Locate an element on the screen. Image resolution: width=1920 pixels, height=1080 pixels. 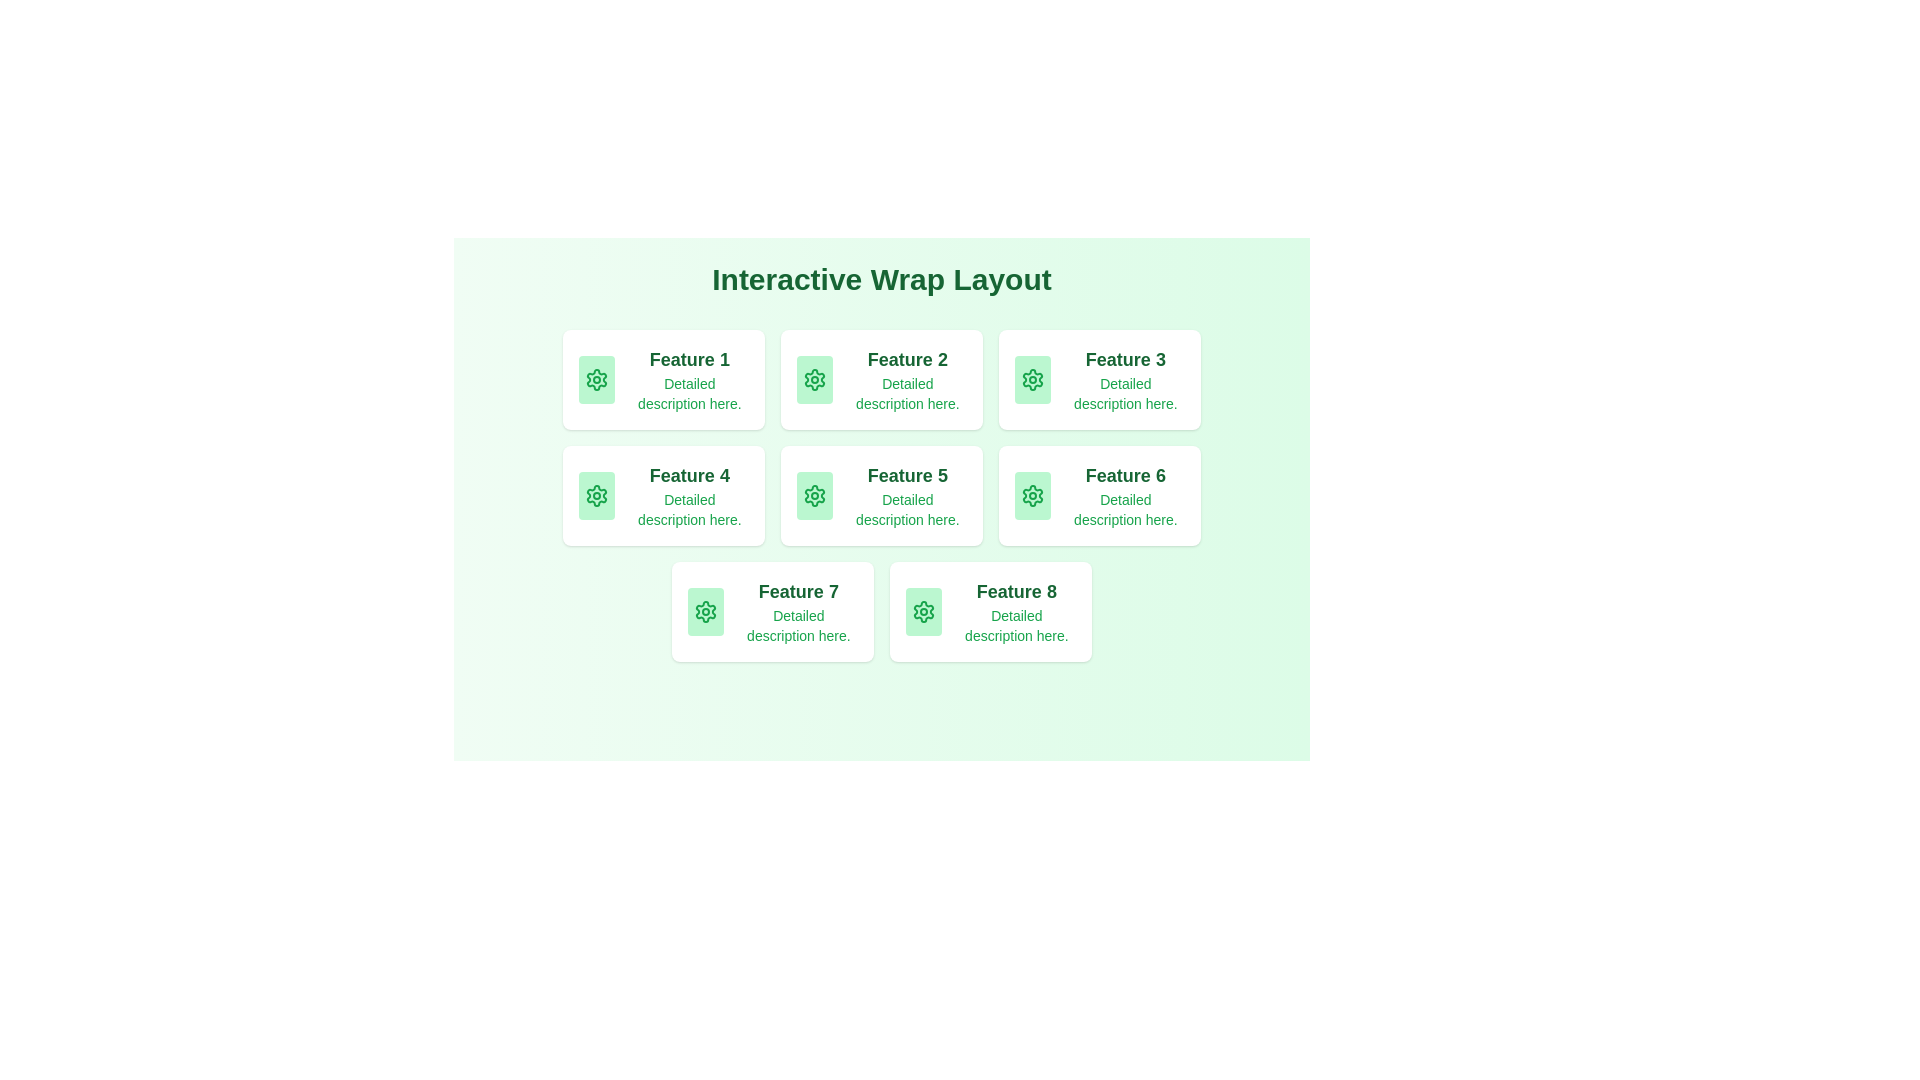
the Text Display Block displaying 'Feature 6', which provides information about this specific feature is located at coordinates (1125, 495).